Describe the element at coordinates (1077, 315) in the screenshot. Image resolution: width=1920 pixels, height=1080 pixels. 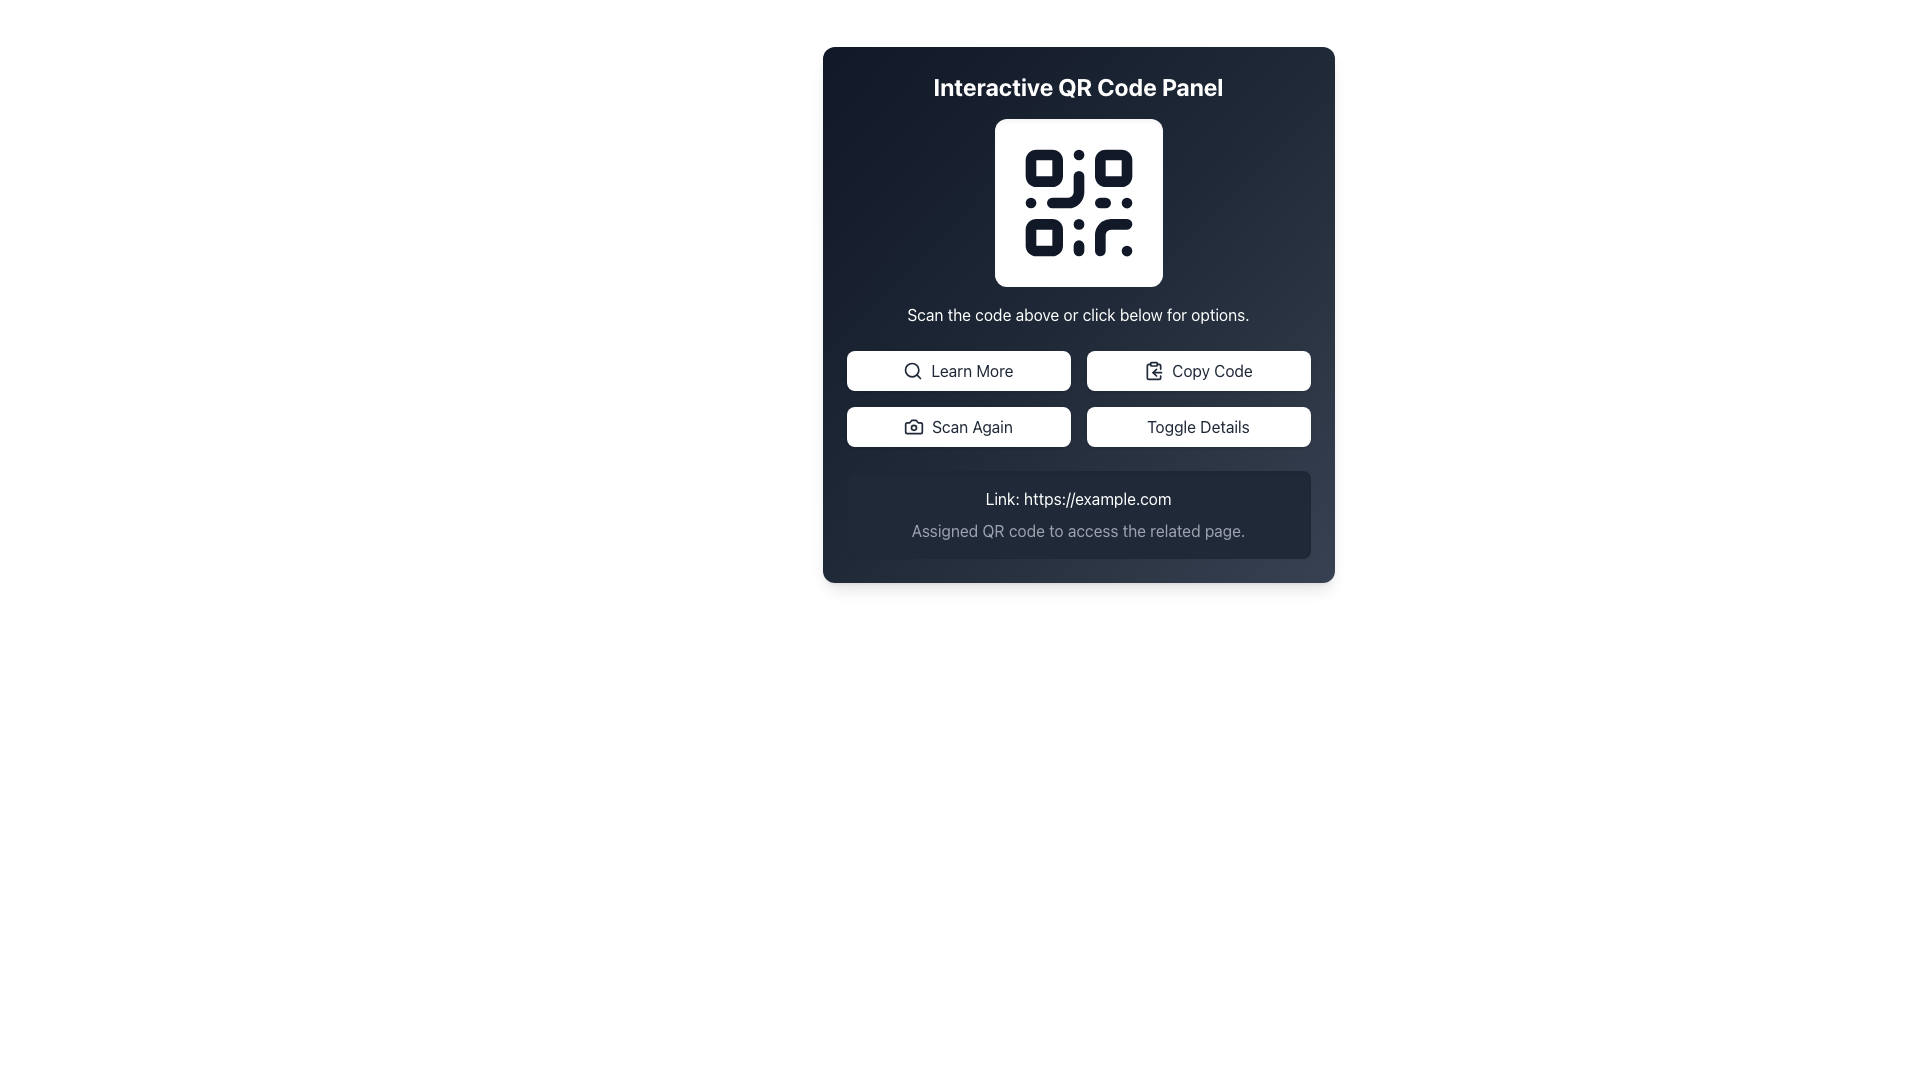
I see `the static text label that reads 'Scan the code above or click below for options.', which is positioned below the QR code and above the row of buttons` at that location.